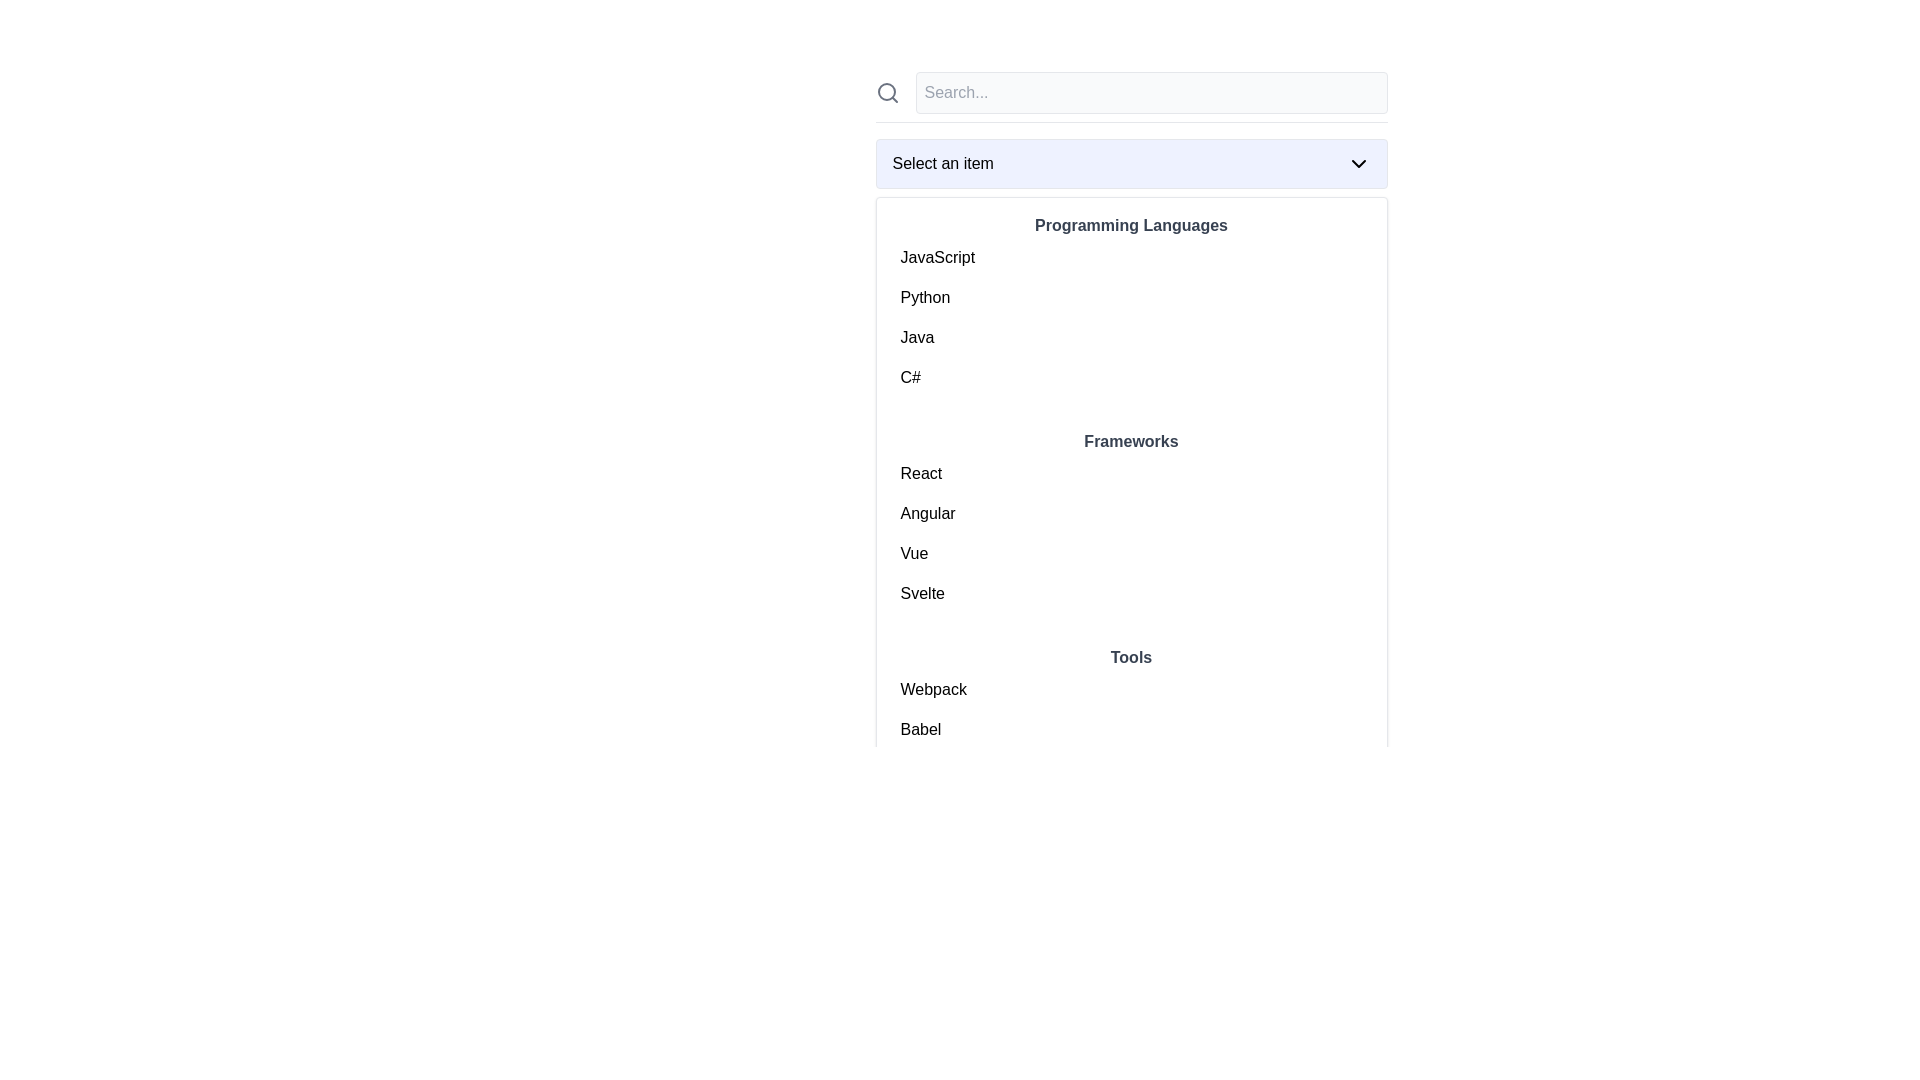 Image resolution: width=1920 pixels, height=1080 pixels. I want to click on the 'Tools' dropdown section at the bottom of the menu, so click(1131, 737).